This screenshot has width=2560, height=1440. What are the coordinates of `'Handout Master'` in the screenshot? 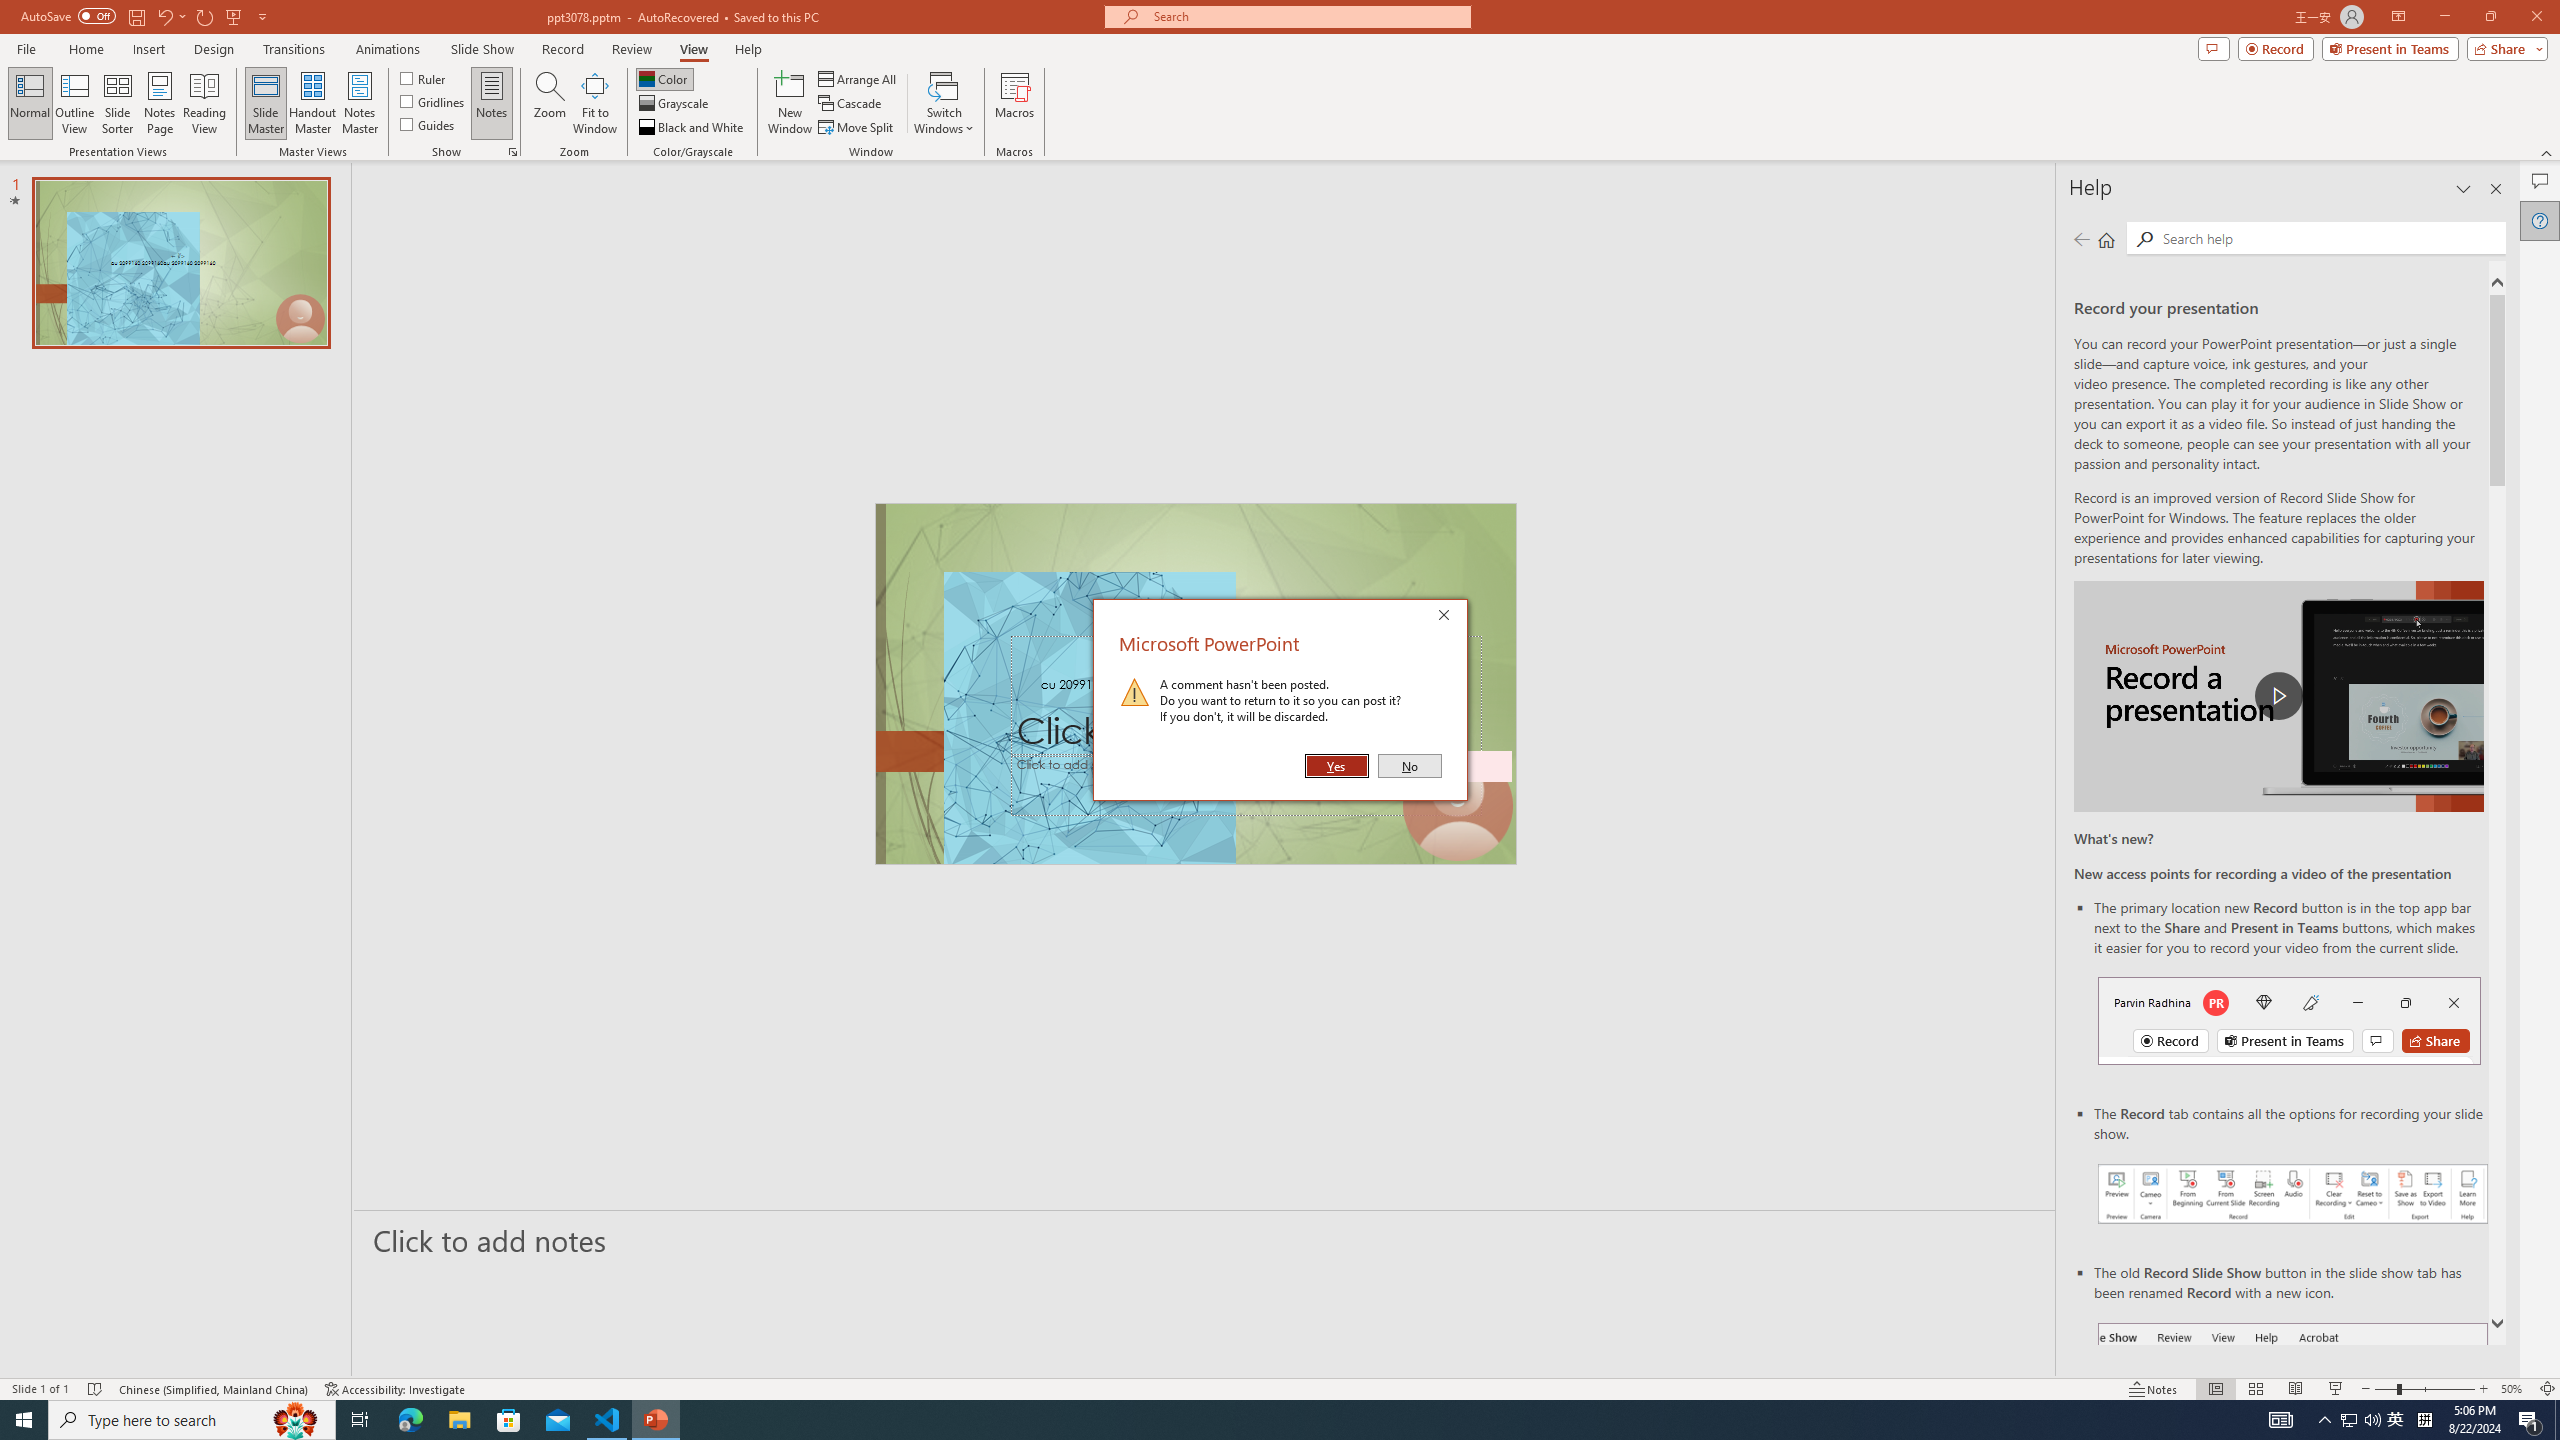 It's located at (311, 103).